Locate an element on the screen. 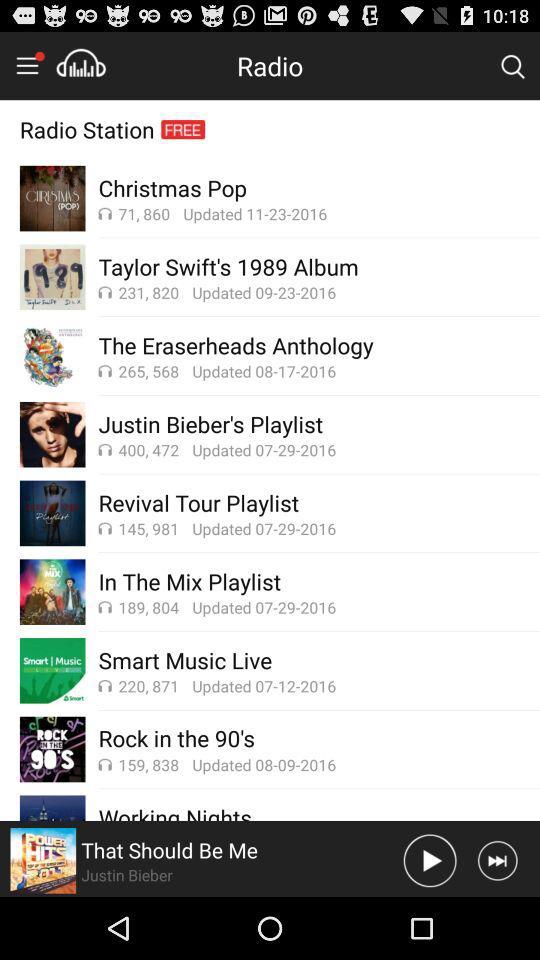 This screenshot has width=540, height=960. play is located at coordinates (429, 859).